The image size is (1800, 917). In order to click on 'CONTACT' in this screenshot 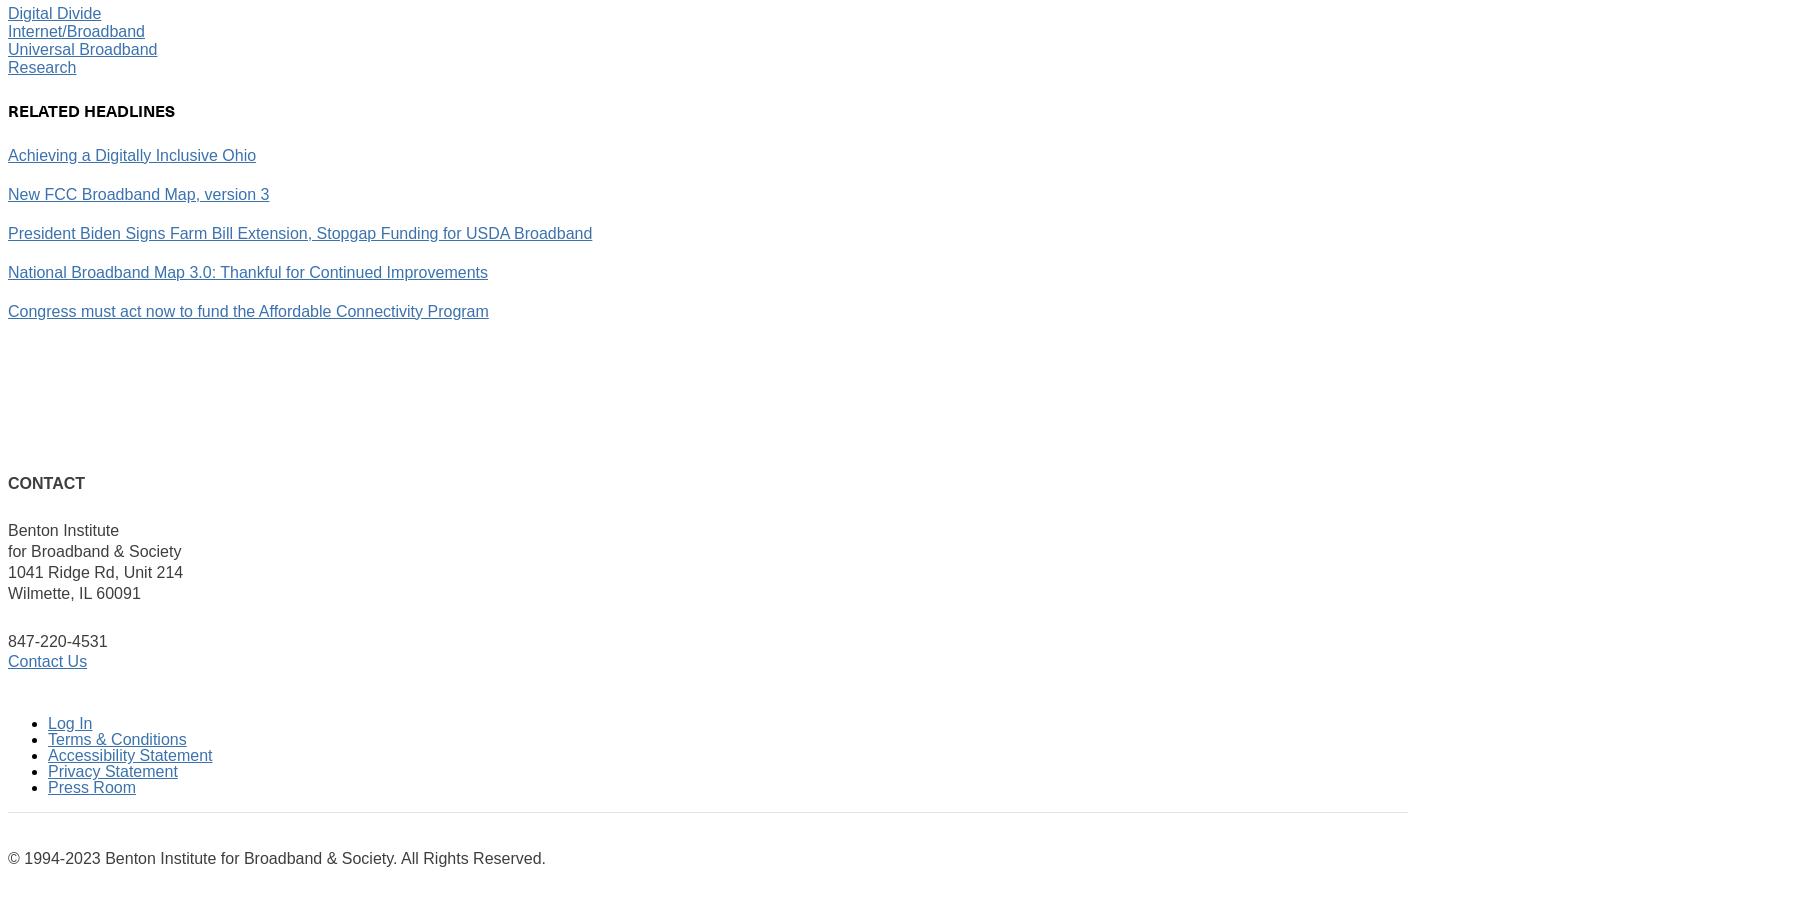, I will do `click(45, 481)`.